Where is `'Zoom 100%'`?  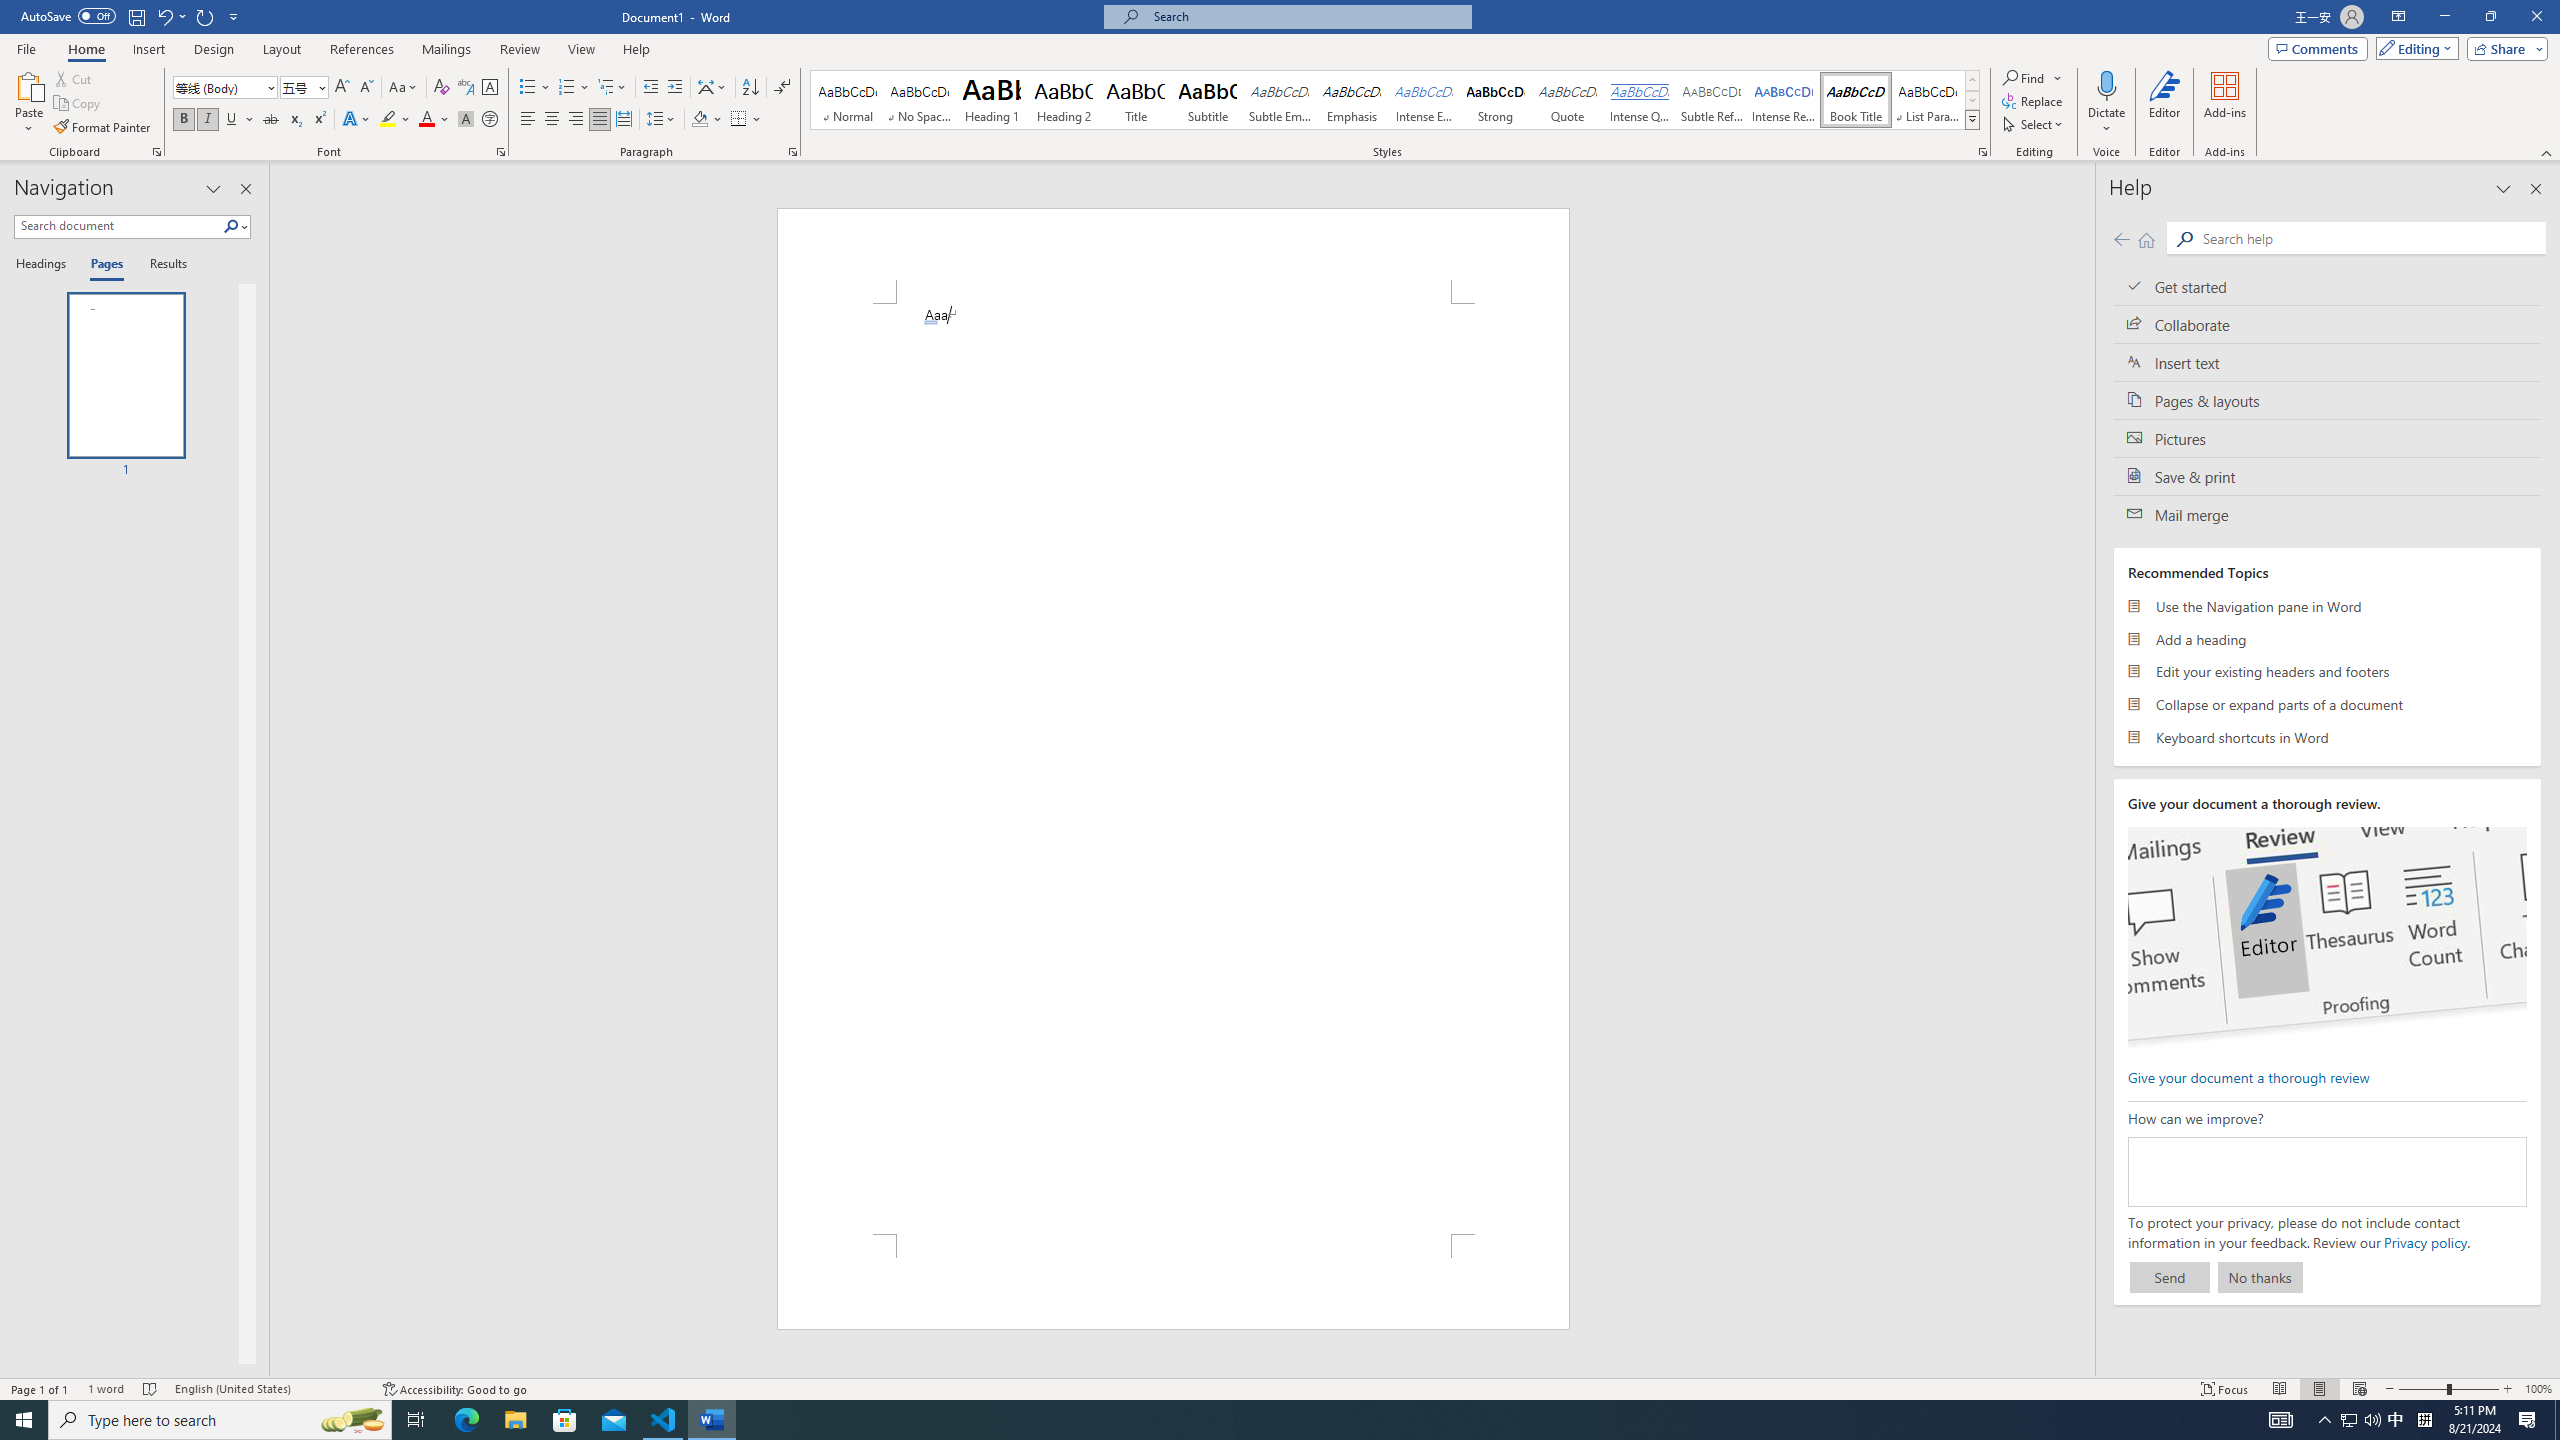 'Zoom 100%' is located at coordinates (2537, 1389).